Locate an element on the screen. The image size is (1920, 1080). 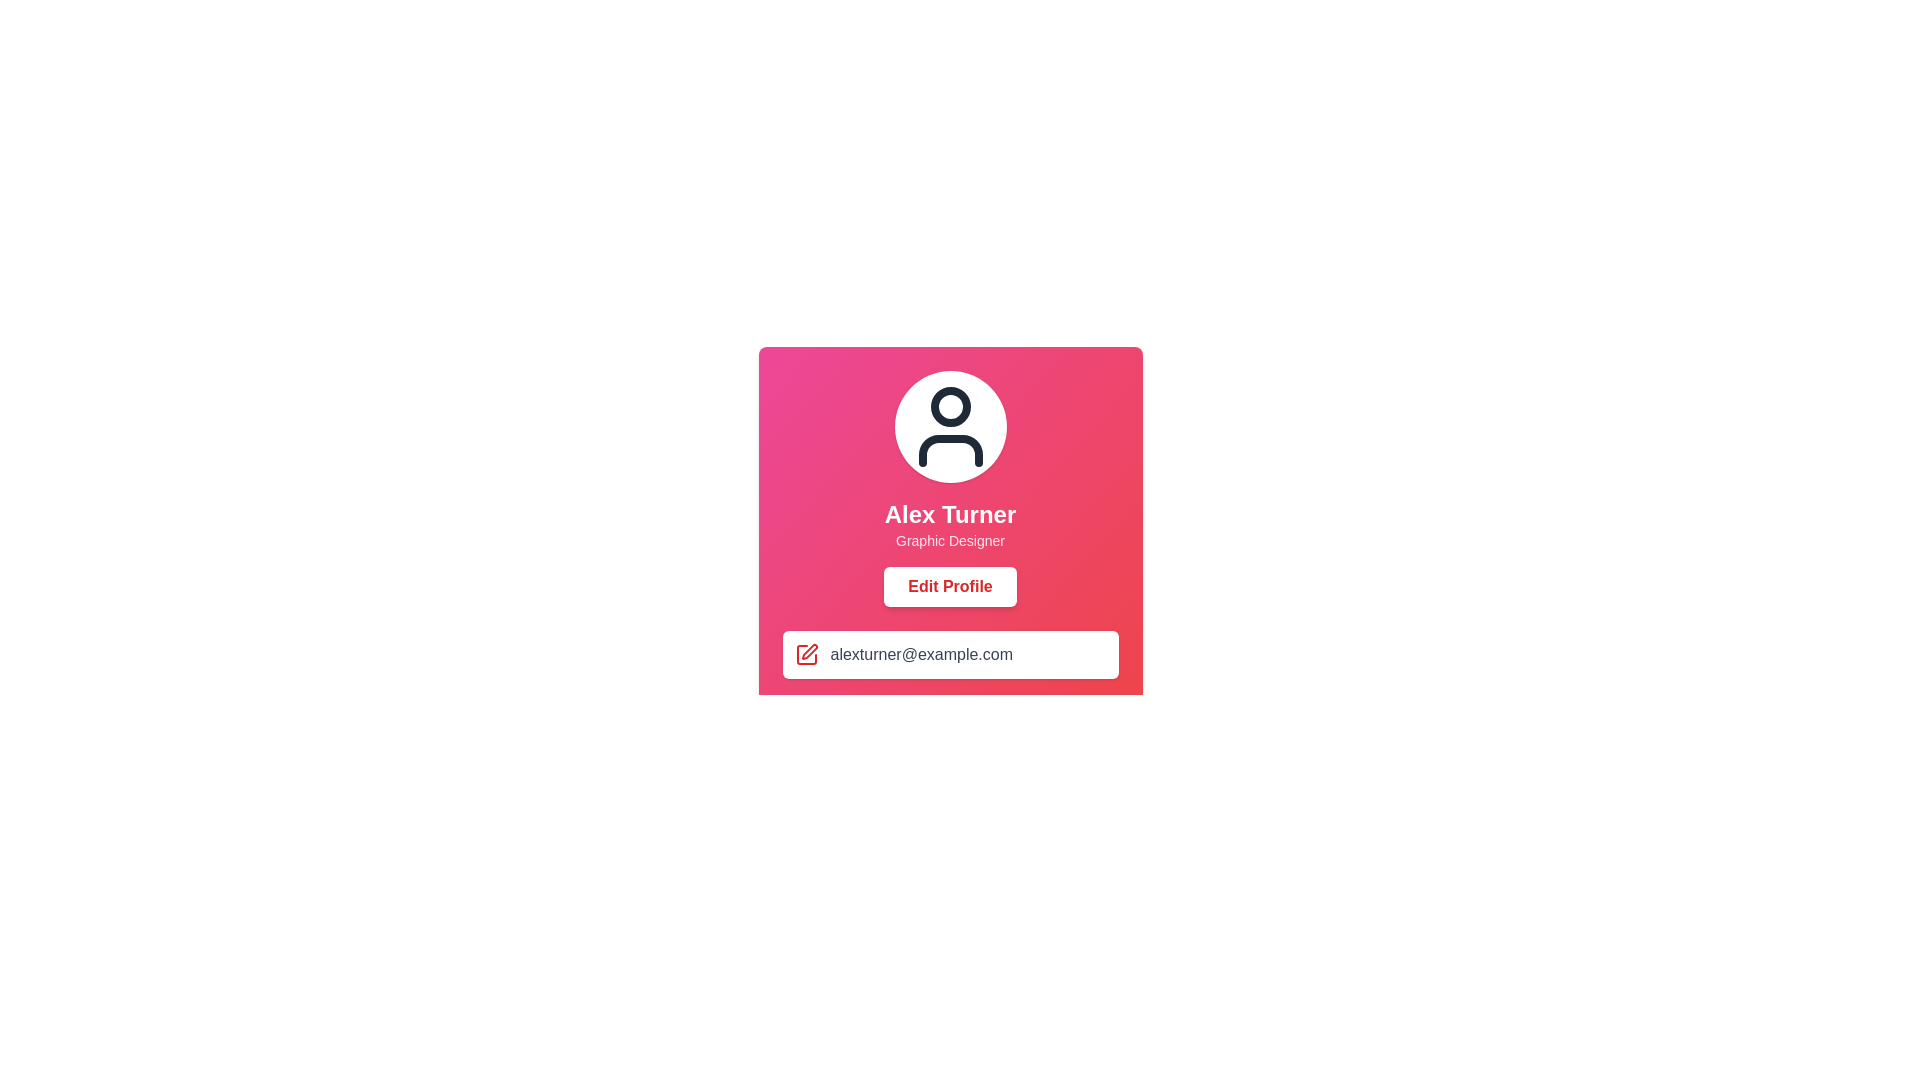
the profile editing button located centrally in the profile card section, below the 'Graphic Designer' text and above the email input field, to initiate the profile editing action is located at coordinates (949, 585).